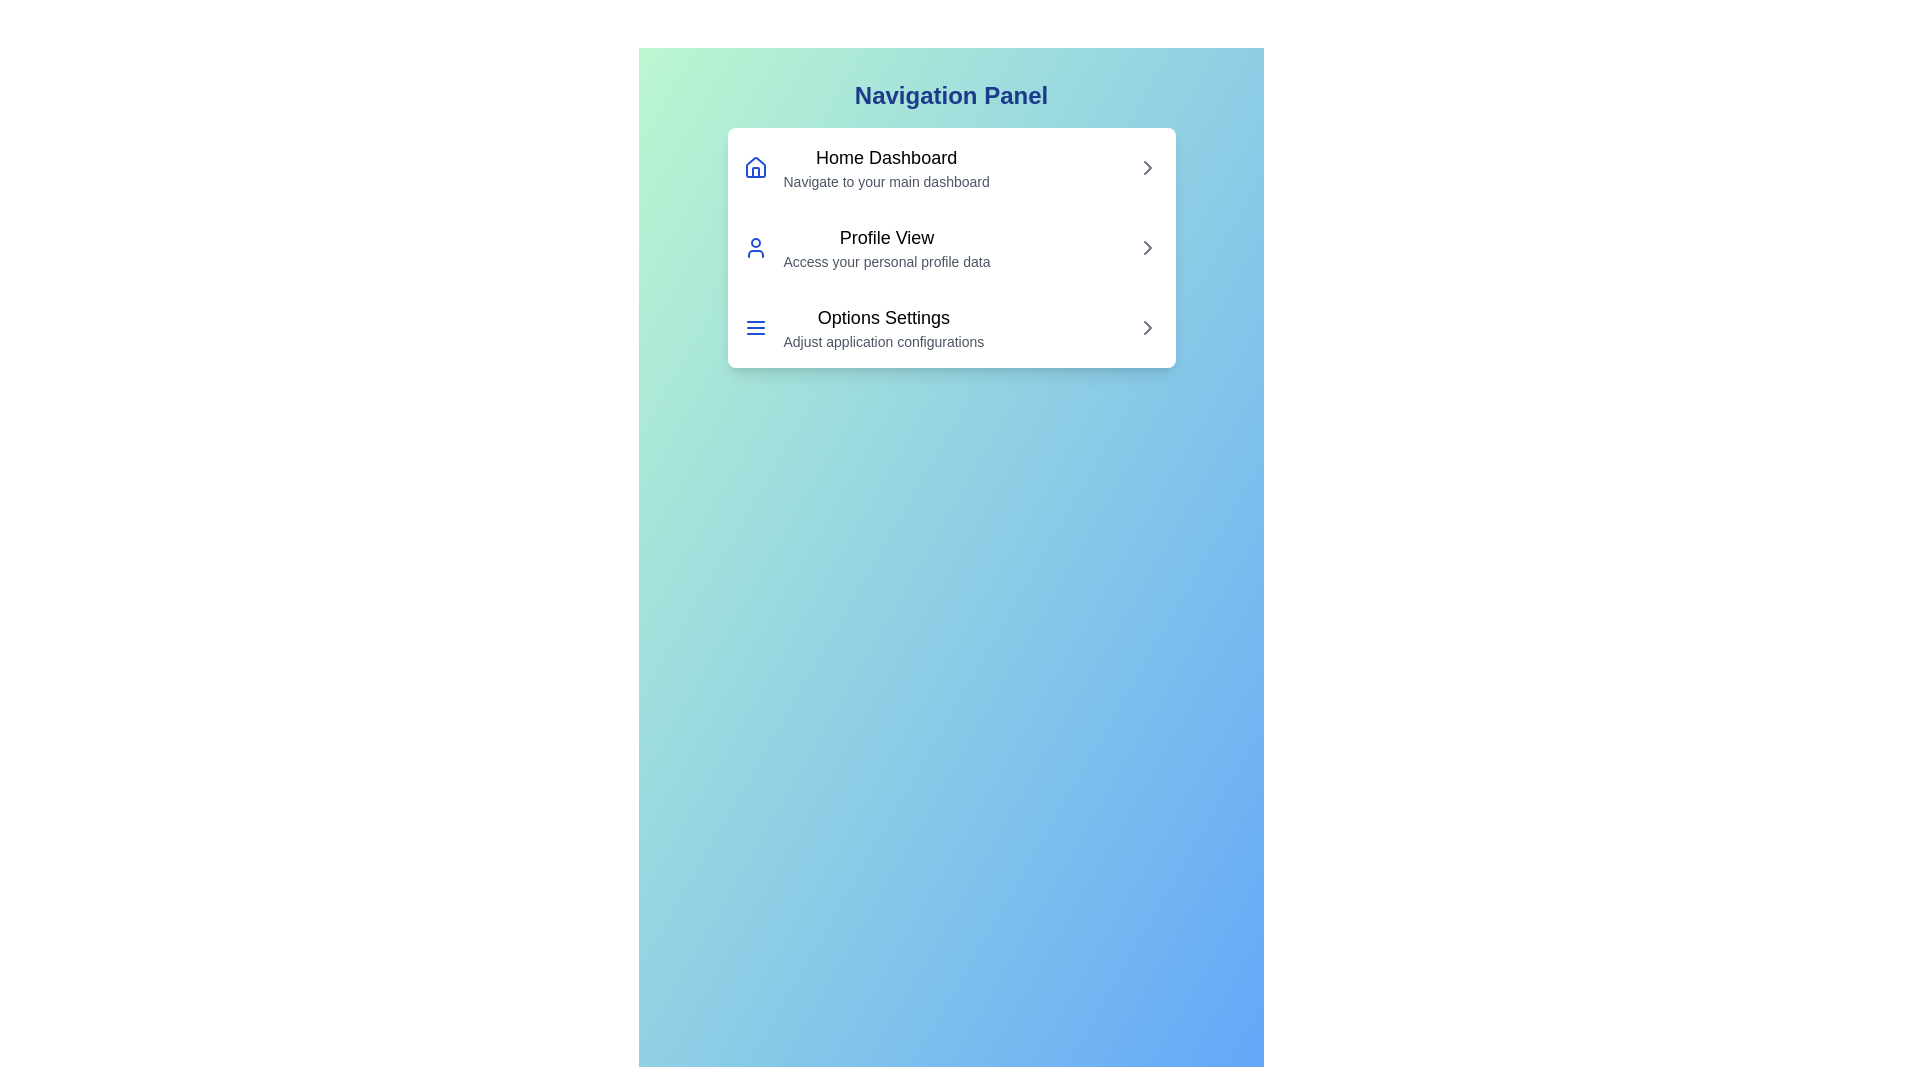  What do you see at coordinates (950, 167) in the screenshot?
I see `the menu item labeled Home Dashboard` at bounding box center [950, 167].